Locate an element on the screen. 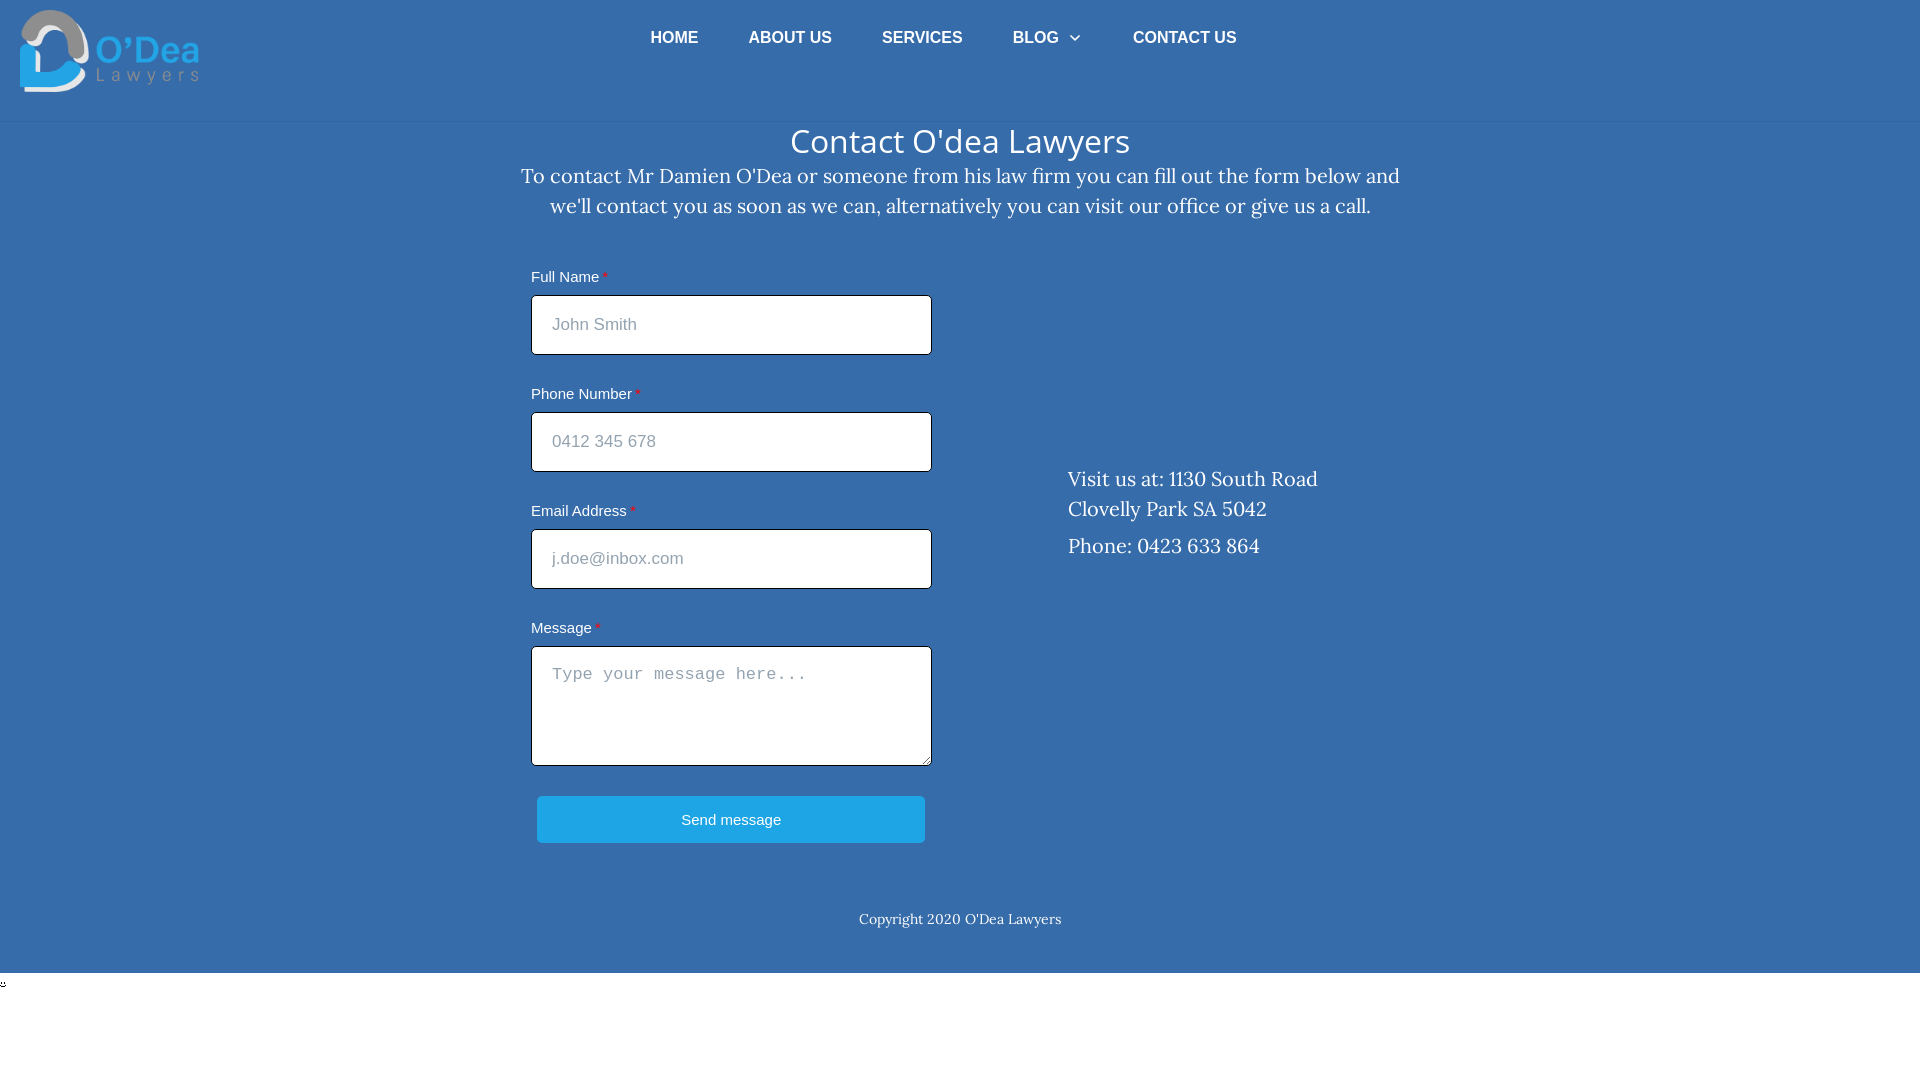  'CONTACT US' is located at coordinates (1132, 38).